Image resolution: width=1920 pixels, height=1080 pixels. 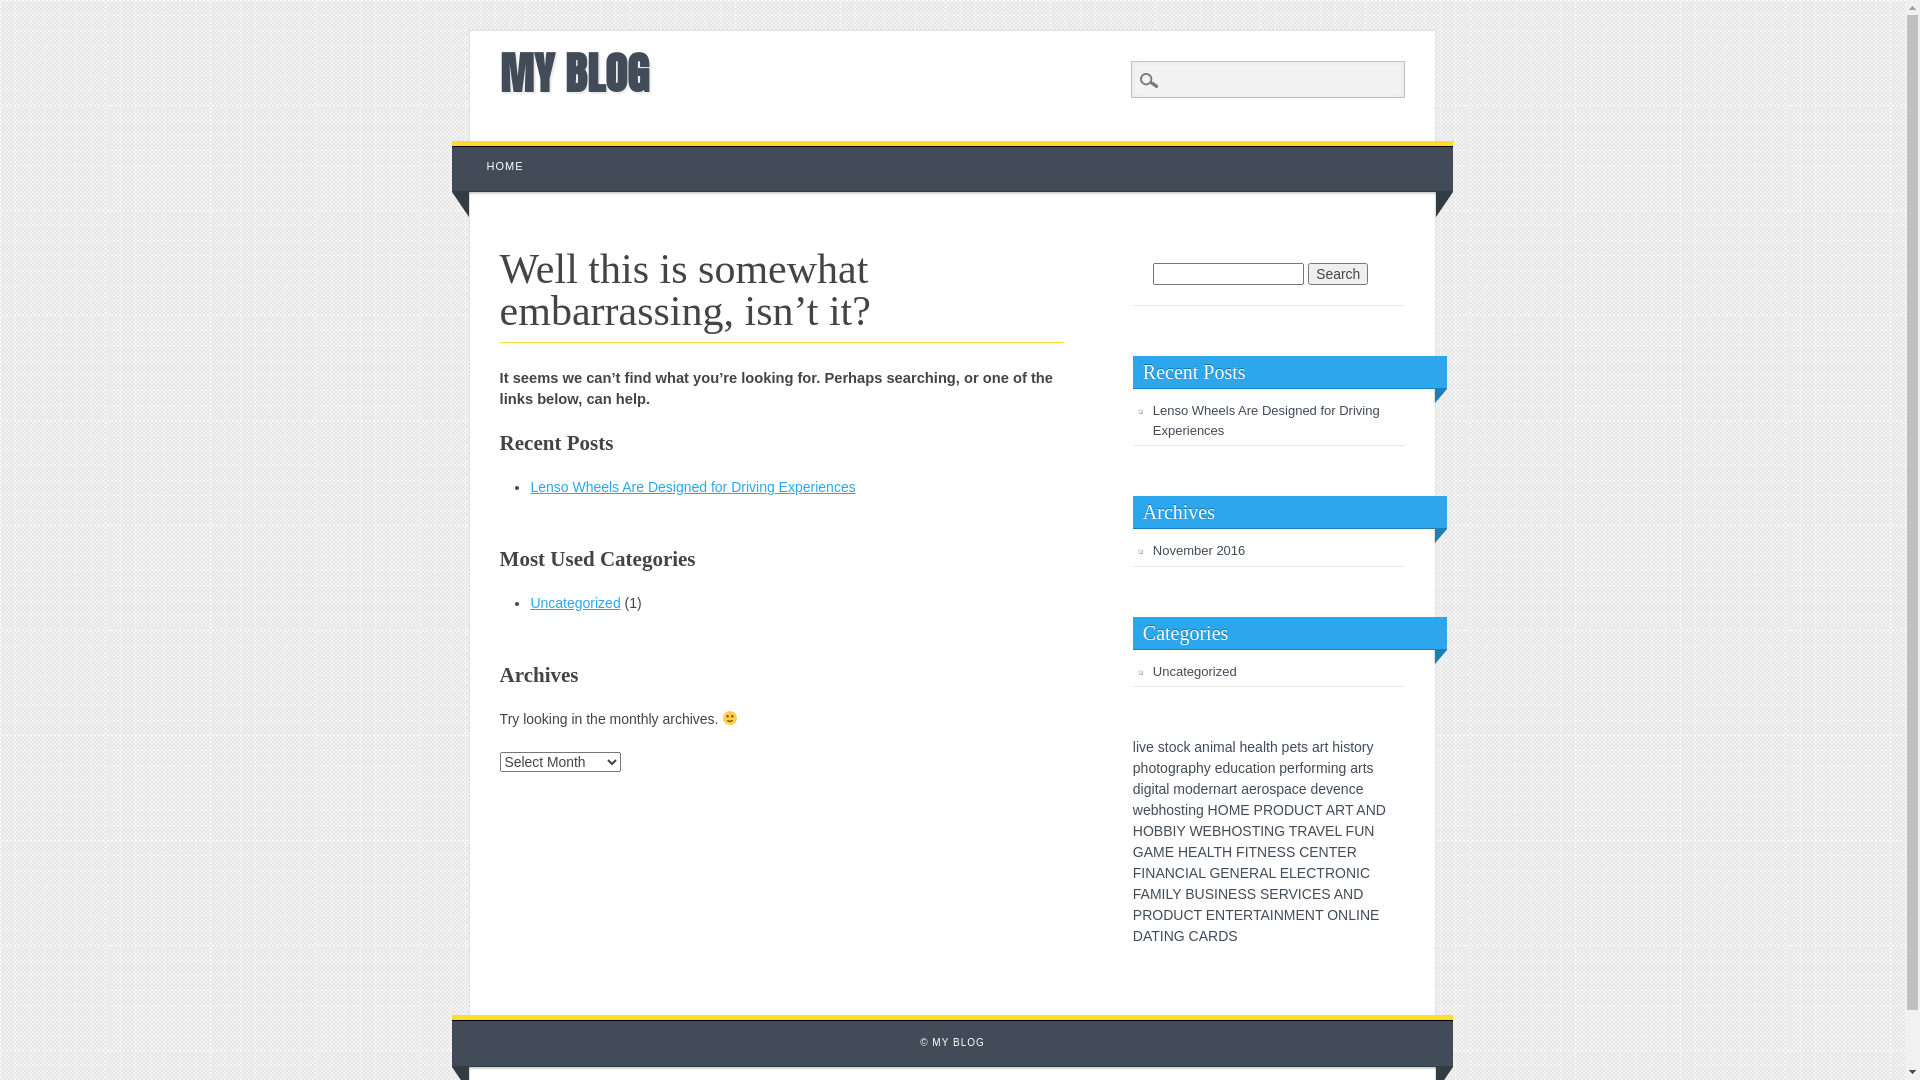 What do you see at coordinates (1353, 766) in the screenshot?
I see `'a'` at bounding box center [1353, 766].